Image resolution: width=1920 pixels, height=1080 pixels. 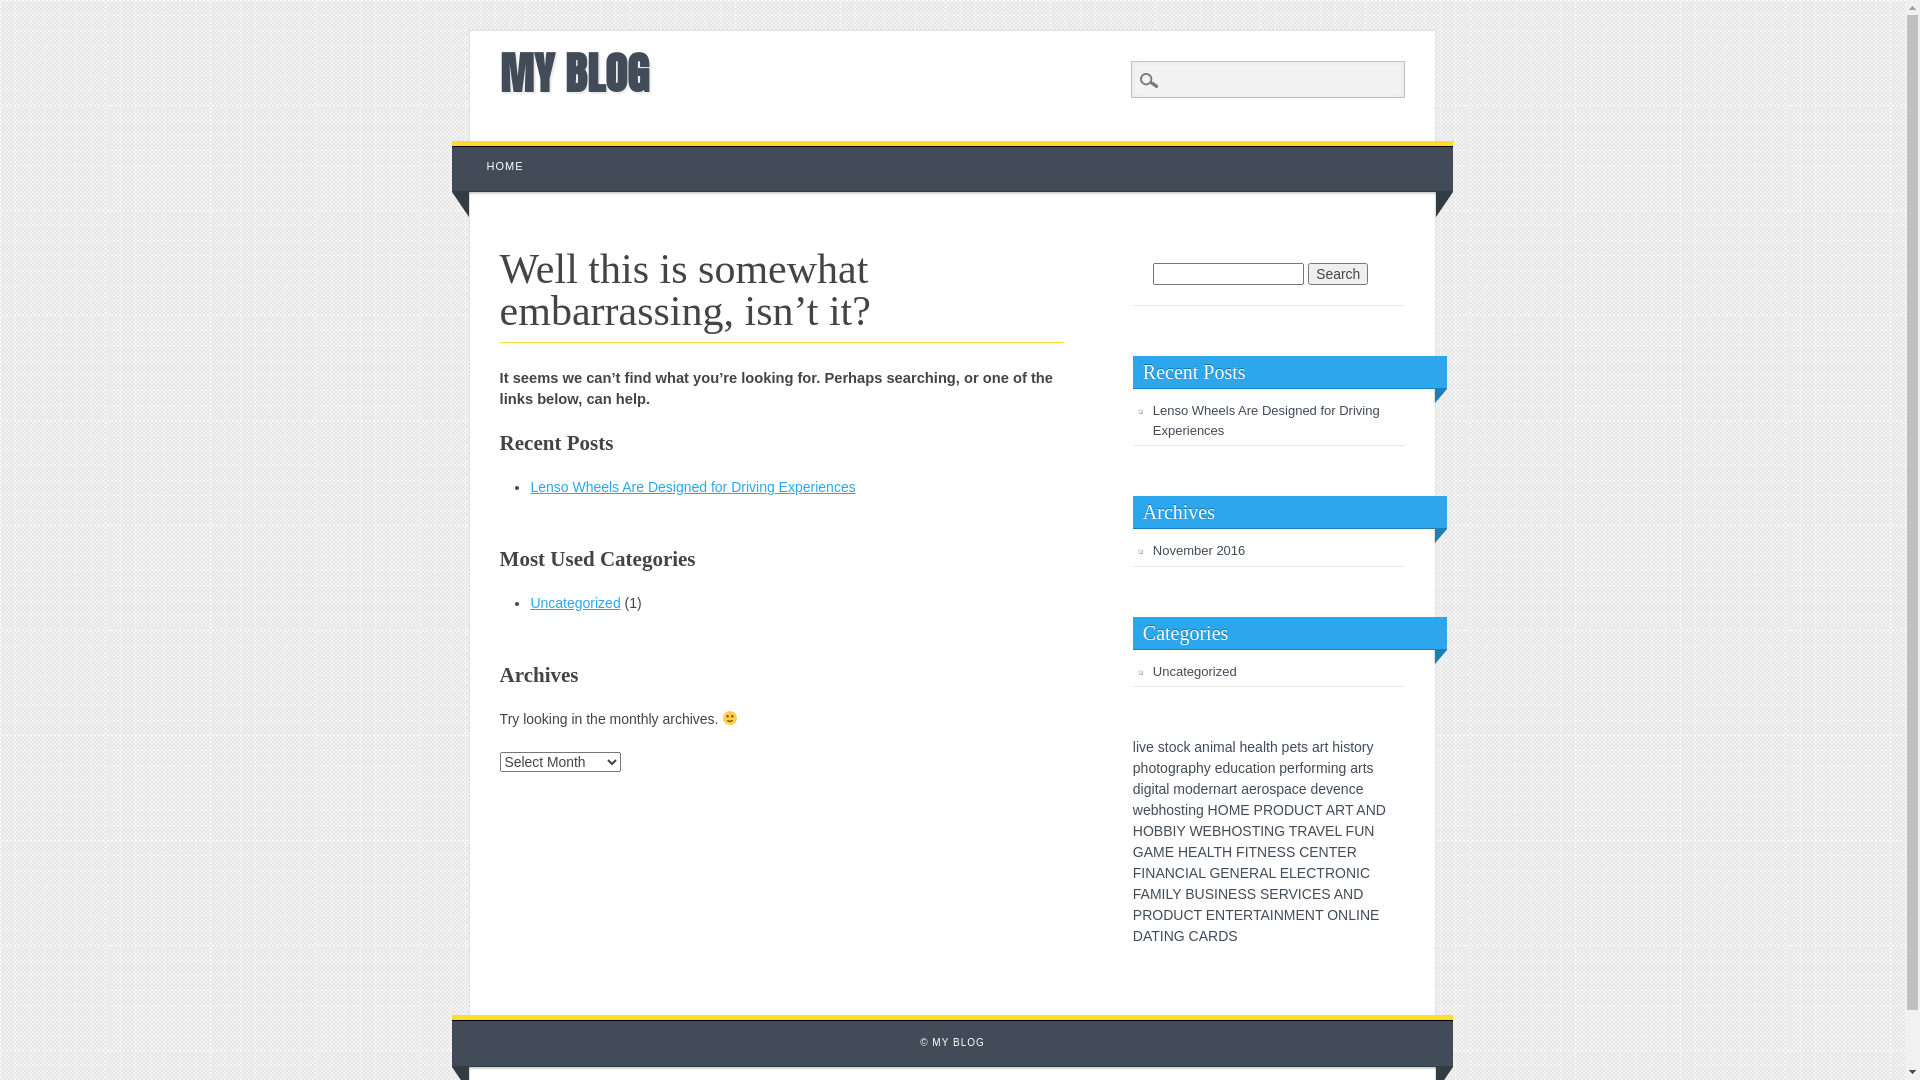 What do you see at coordinates (1353, 766) in the screenshot?
I see `'a'` at bounding box center [1353, 766].